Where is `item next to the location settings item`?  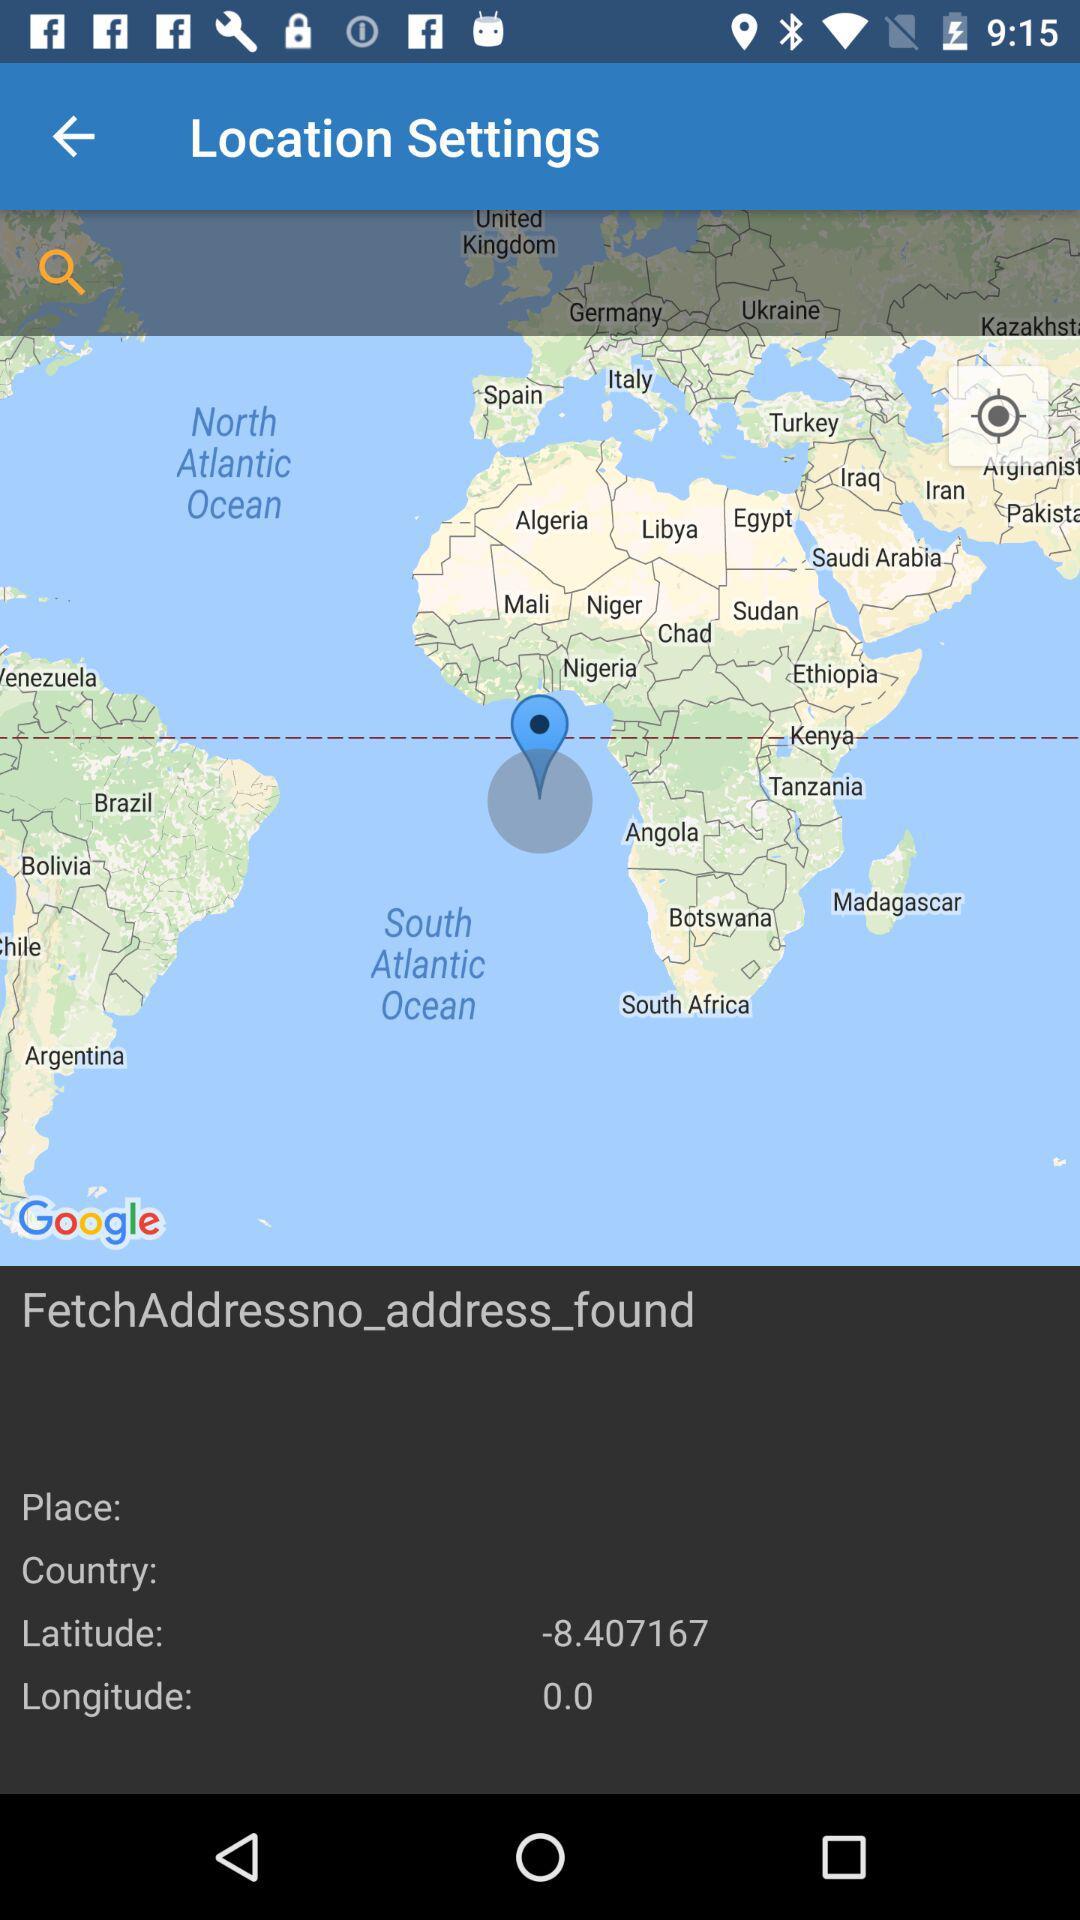 item next to the location settings item is located at coordinates (72, 135).